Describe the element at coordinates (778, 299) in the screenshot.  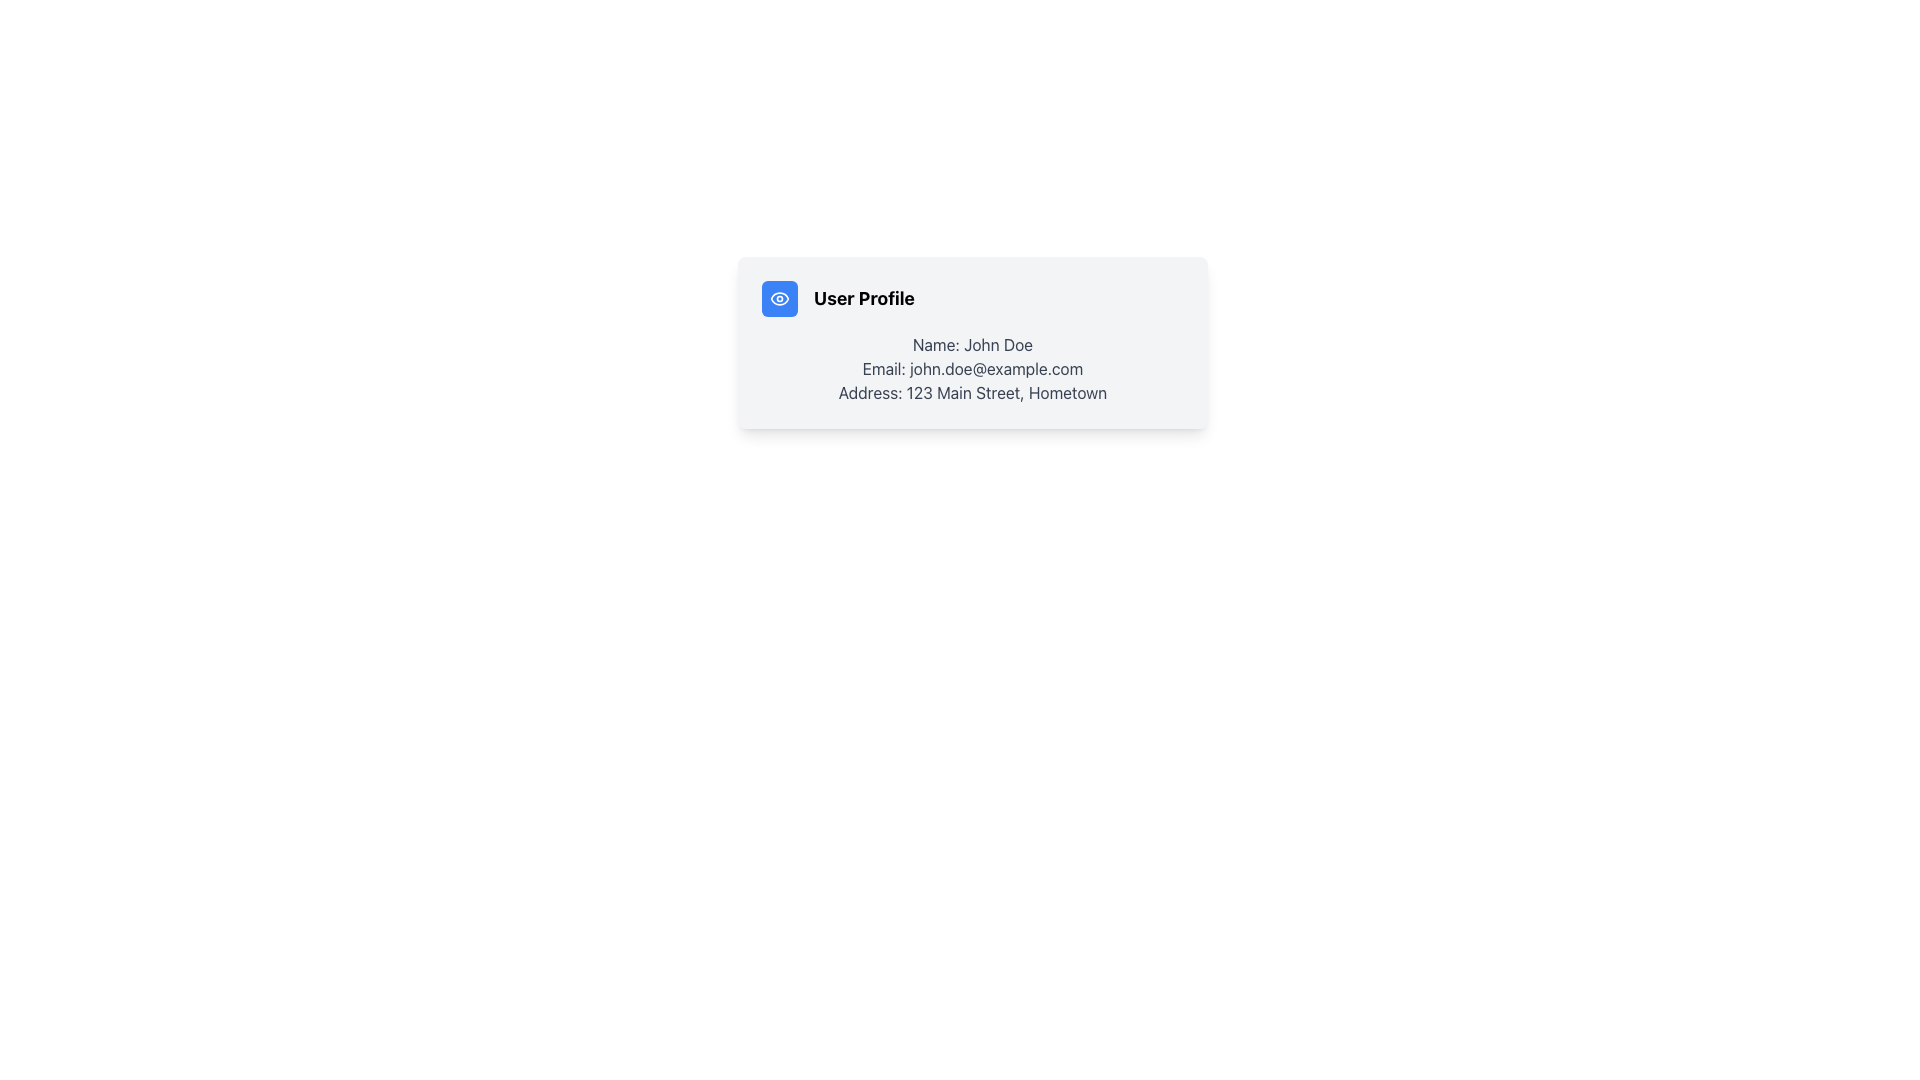
I see `the visibility toggle icon located inside a button with a blue background and white text in the top-left corner of the user profile card layout` at that location.